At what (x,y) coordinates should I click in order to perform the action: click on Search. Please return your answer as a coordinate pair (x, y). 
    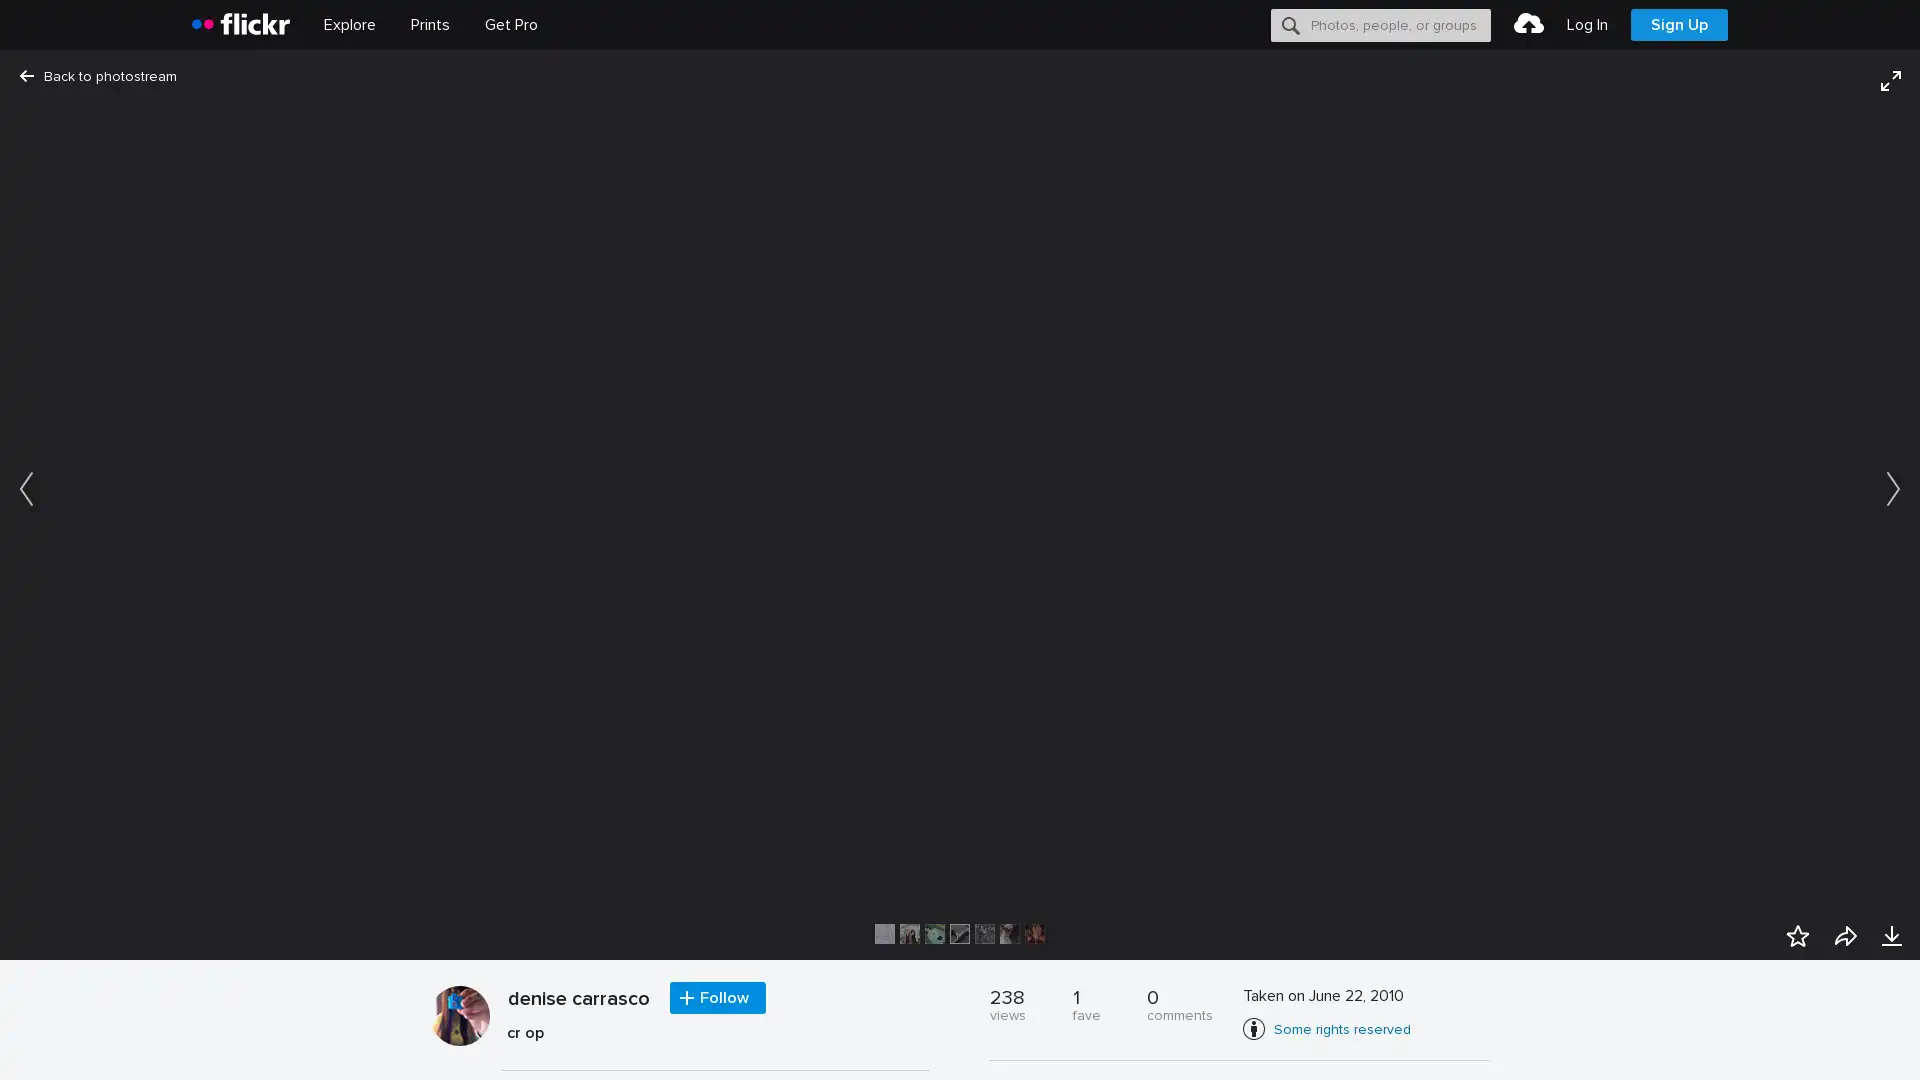
    Looking at the image, I should click on (1291, 24).